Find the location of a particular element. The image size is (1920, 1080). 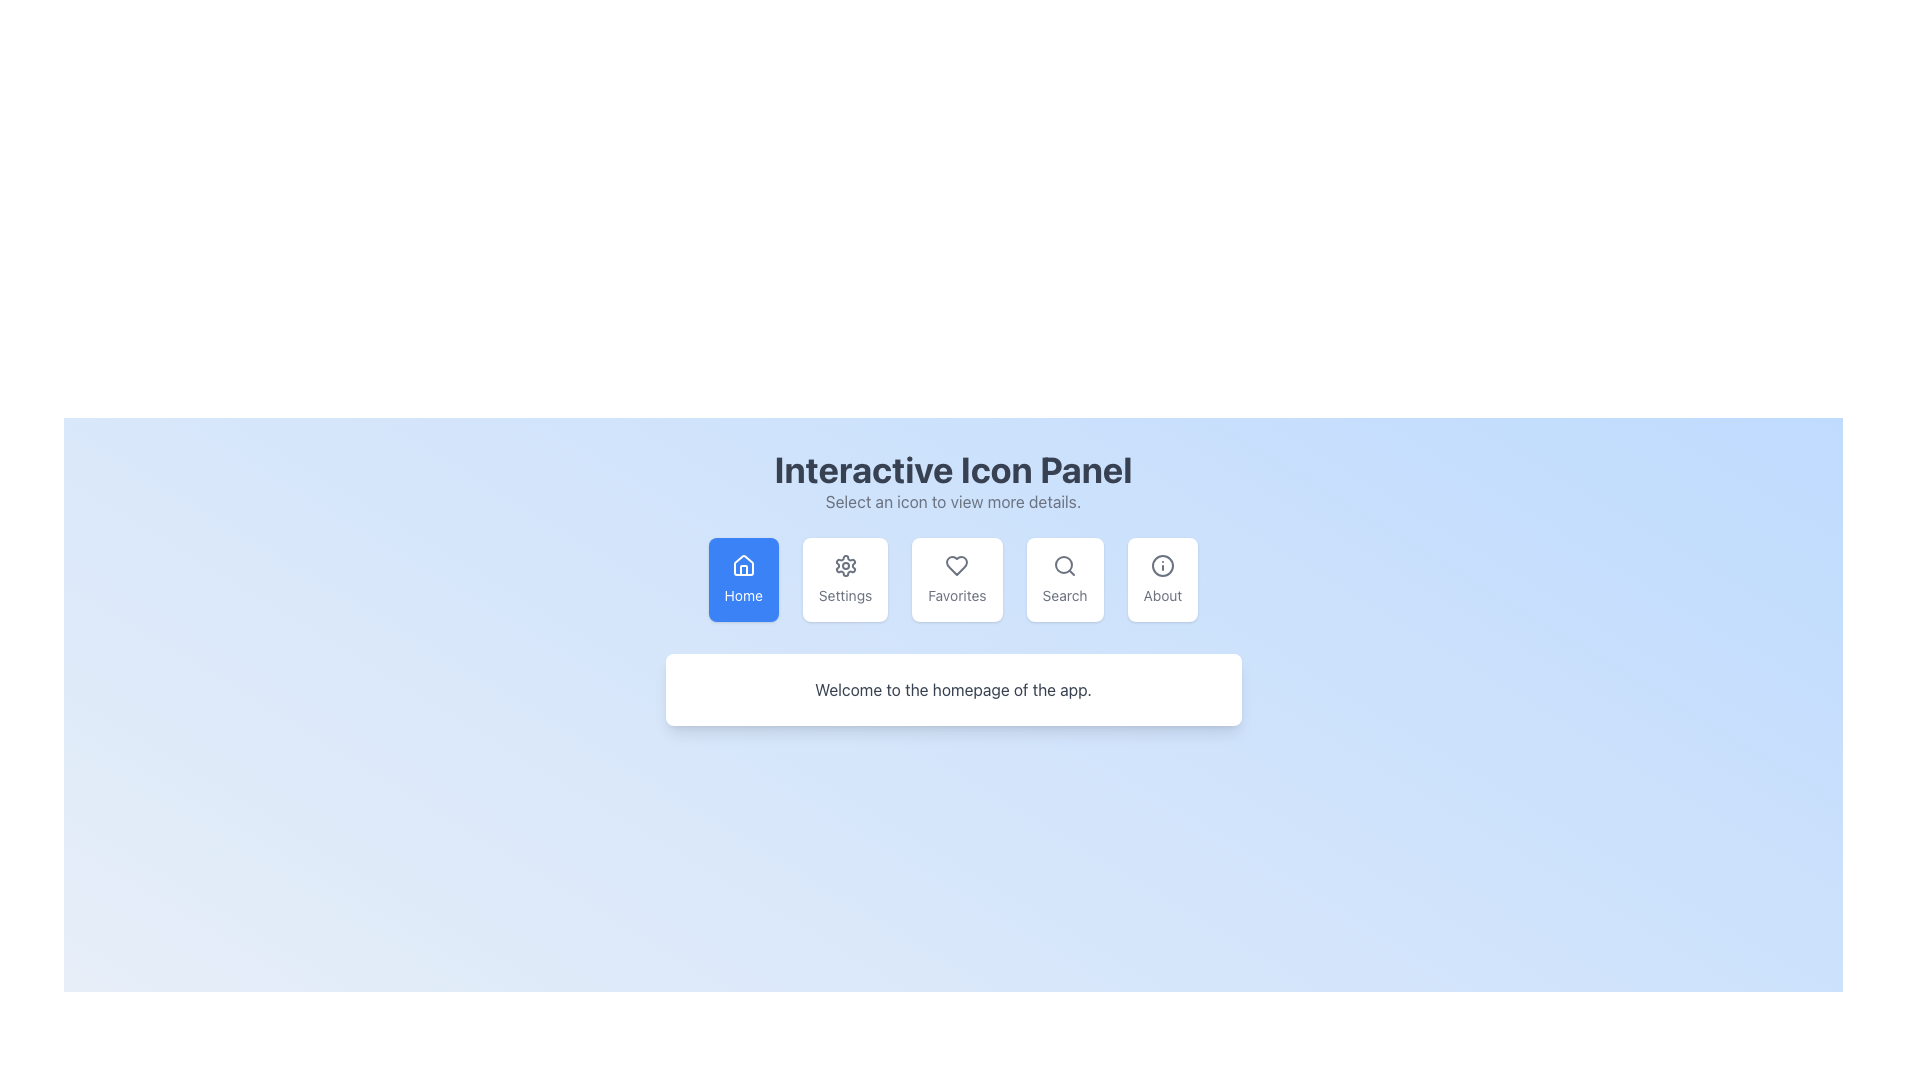

the graphic element (circle) located in the center of the 'About' icon, which is the rightmost icon on the row is located at coordinates (1162, 566).